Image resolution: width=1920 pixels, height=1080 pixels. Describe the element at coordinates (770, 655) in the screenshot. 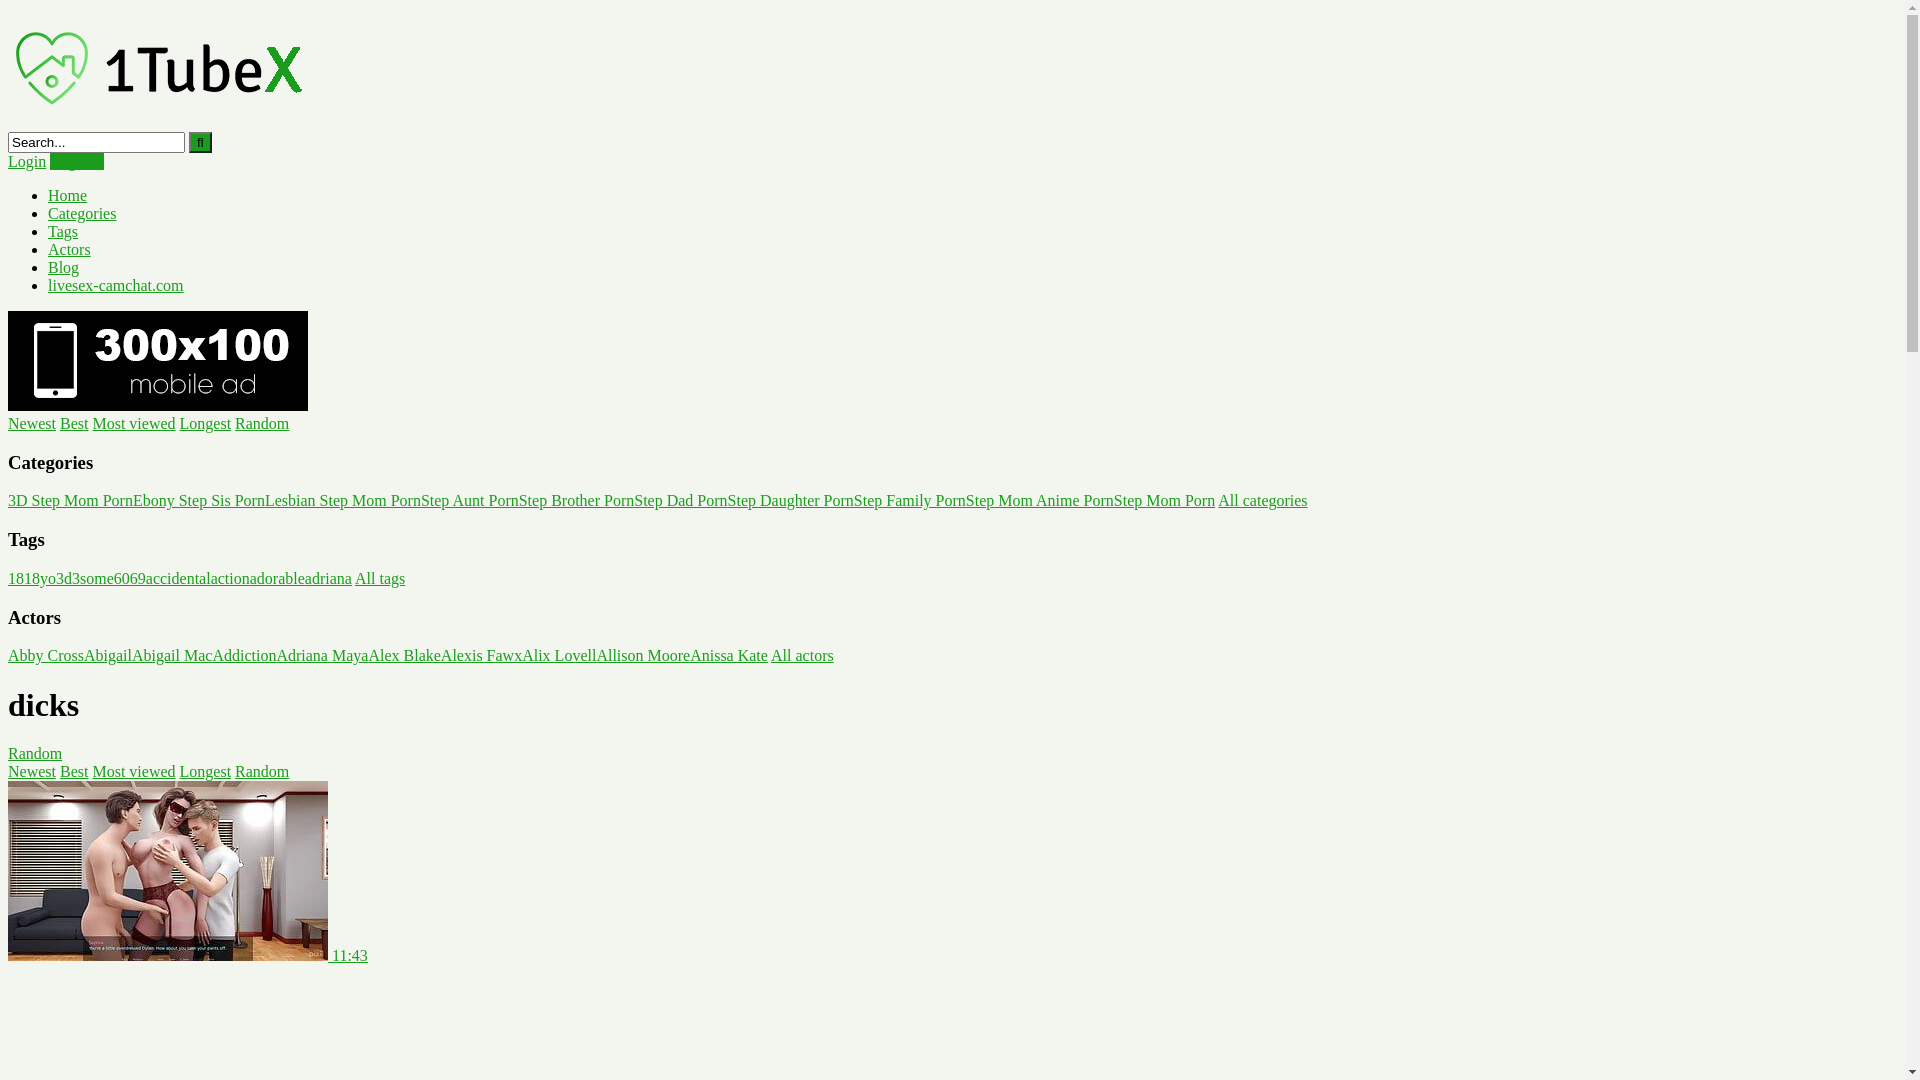

I see `'All actors'` at that location.